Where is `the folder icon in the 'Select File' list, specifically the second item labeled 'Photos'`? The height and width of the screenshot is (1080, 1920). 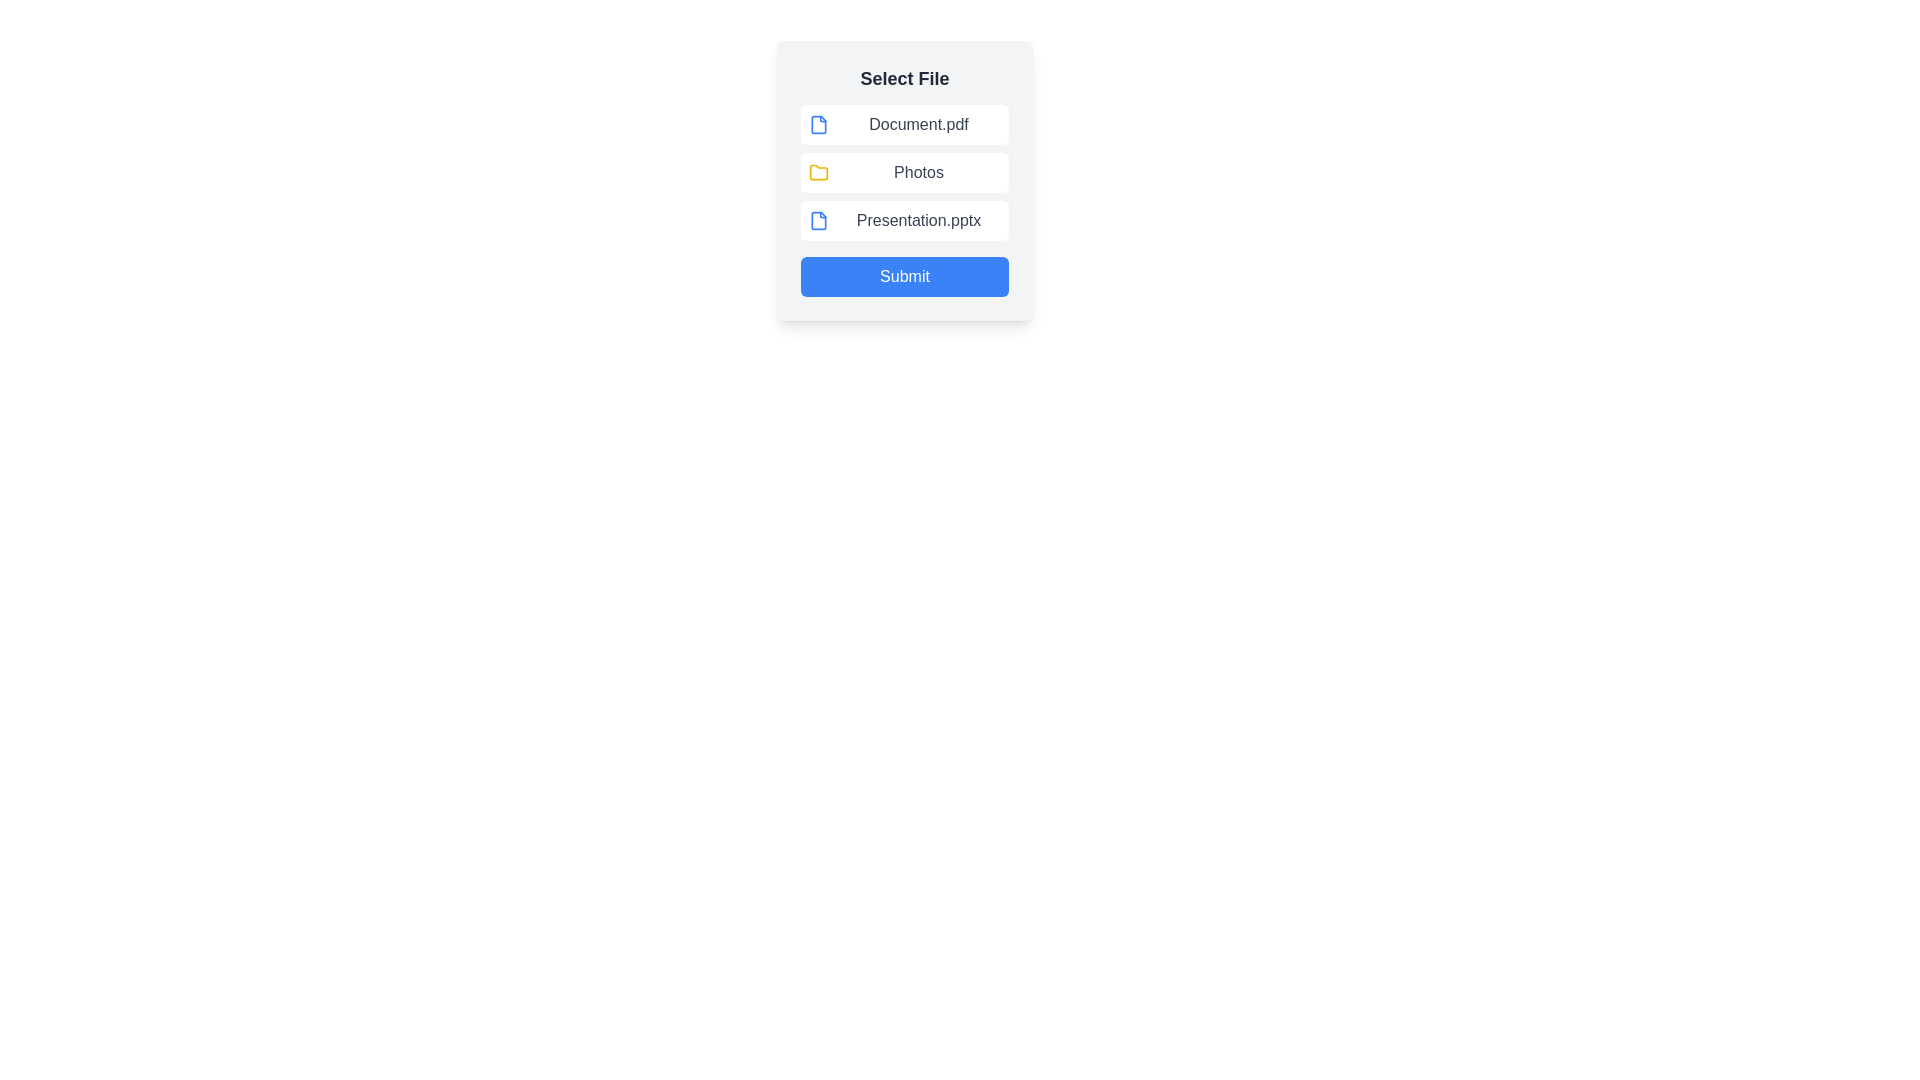
the folder icon in the 'Select File' list, specifically the second item labeled 'Photos' is located at coordinates (819, 172).